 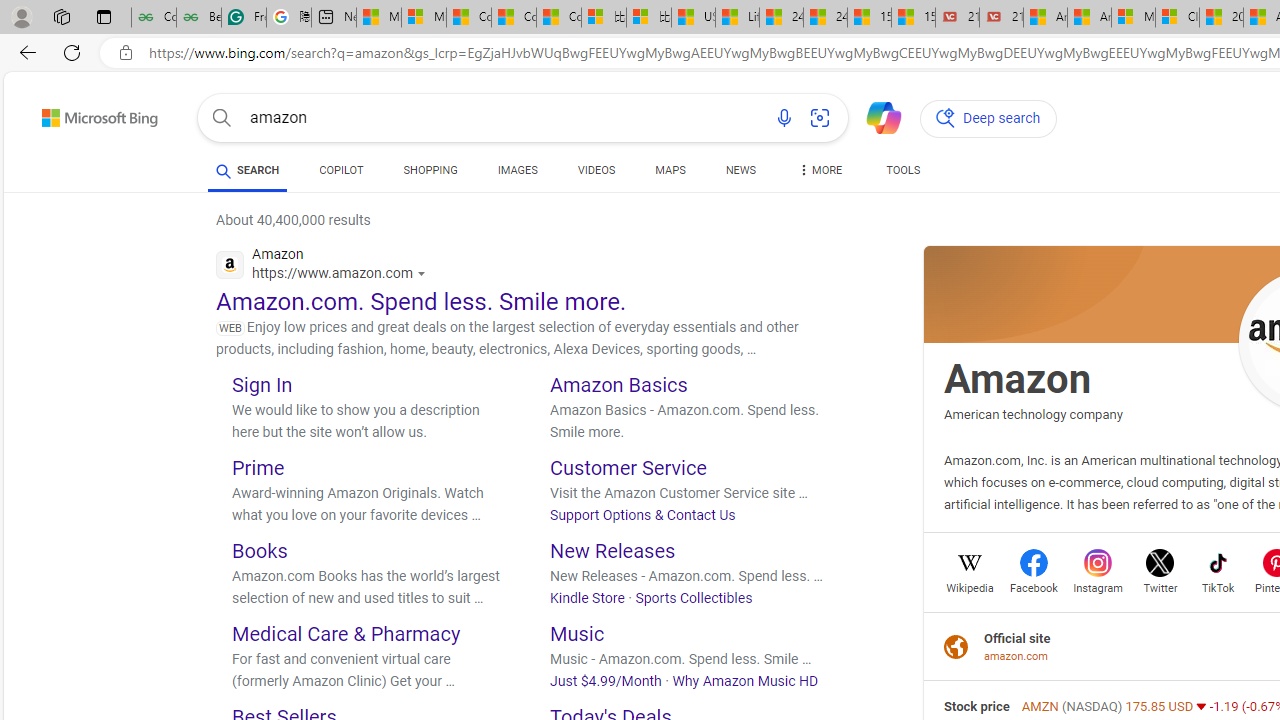 I want to click on 'amazon.com', so click(x=1017, y=656).